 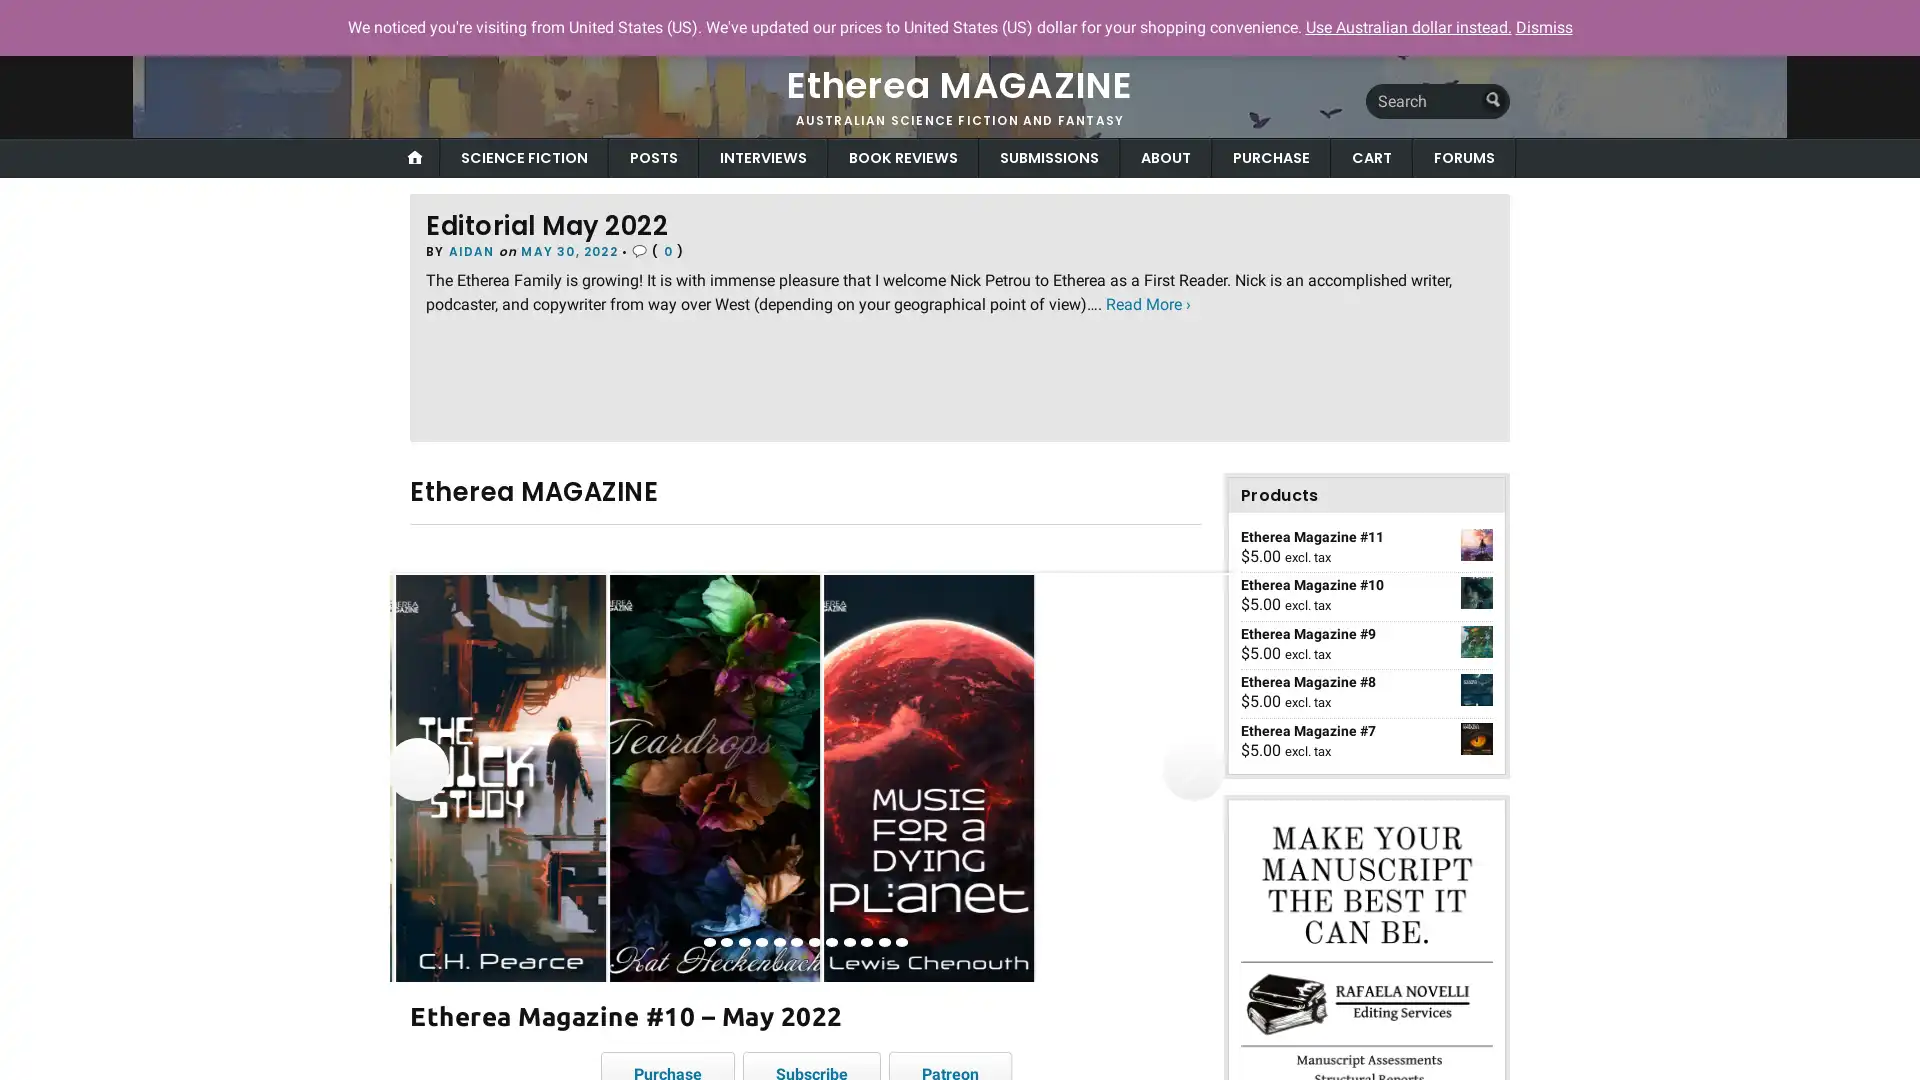 I want to click on view image 9 of 12 in carousel, so click(x=849, y=941).